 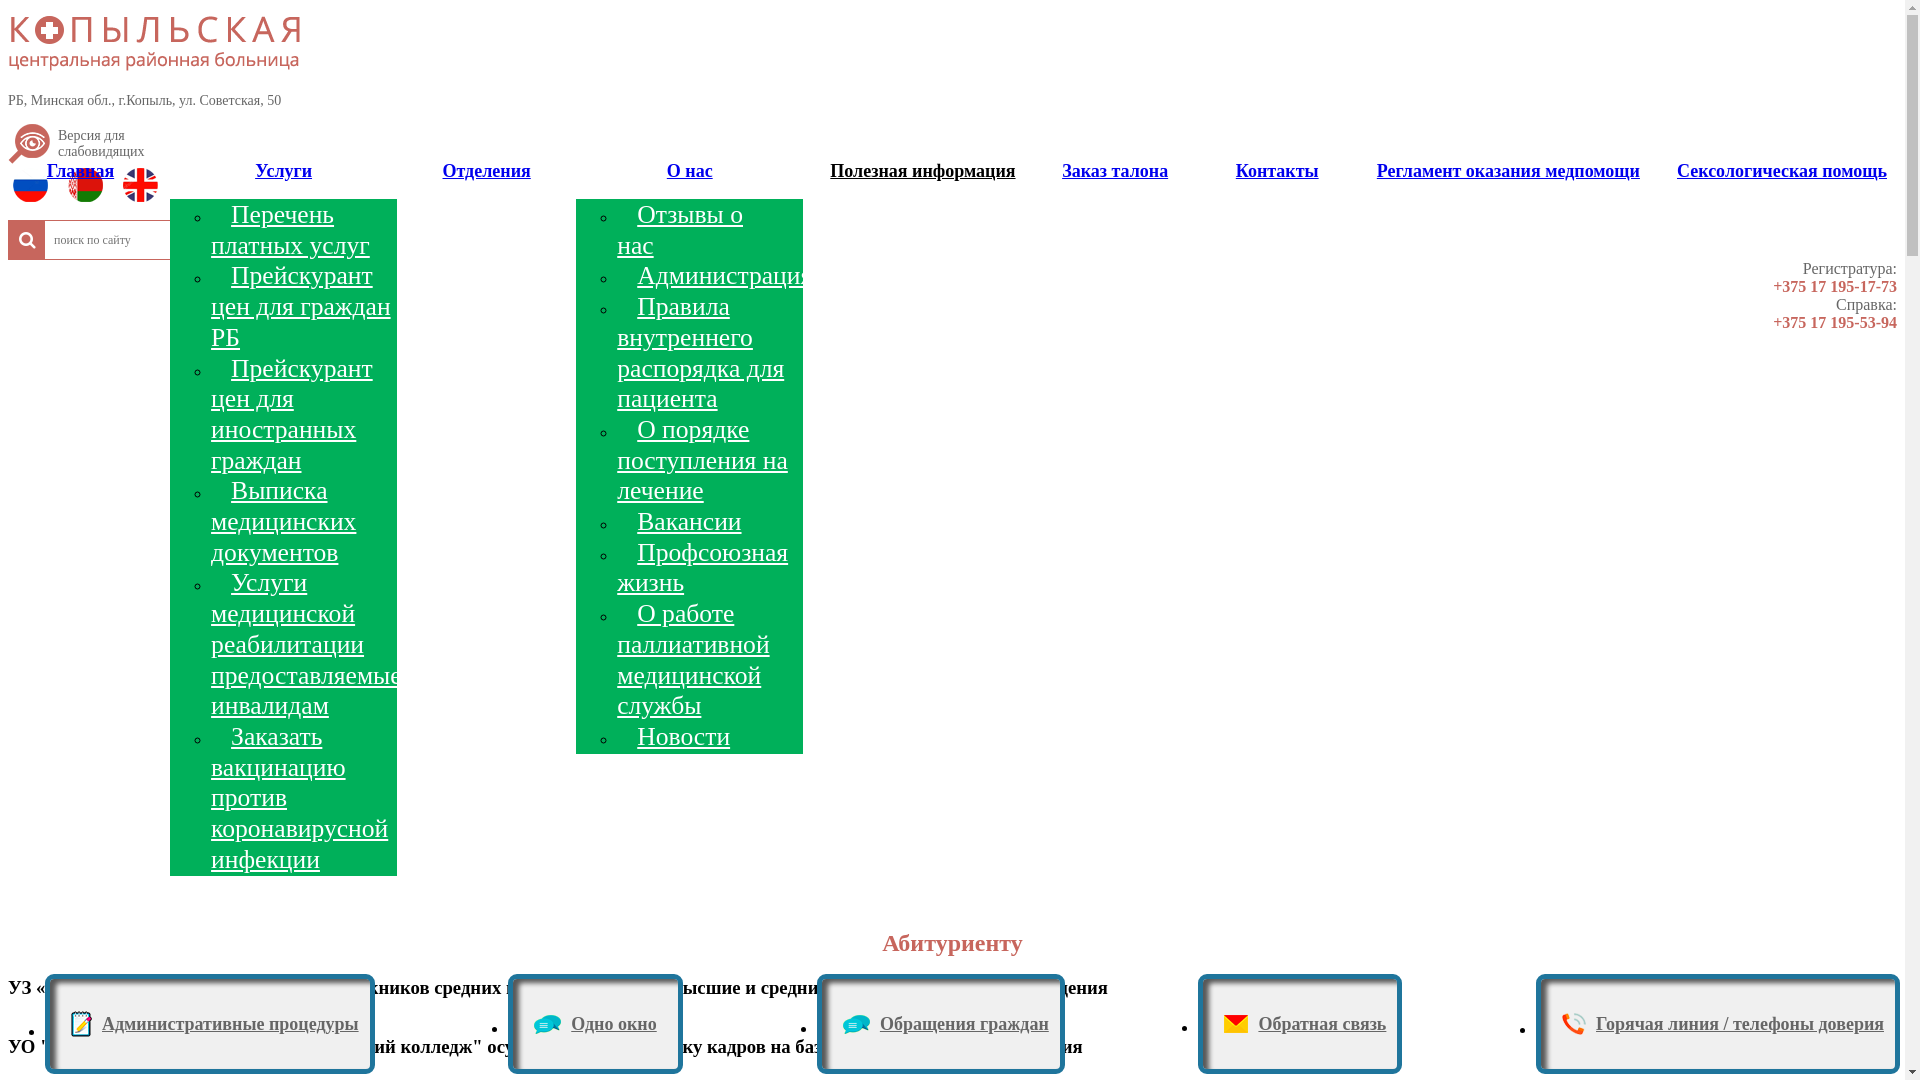 I want to click on 'Russian', so click(x=35, y=190).